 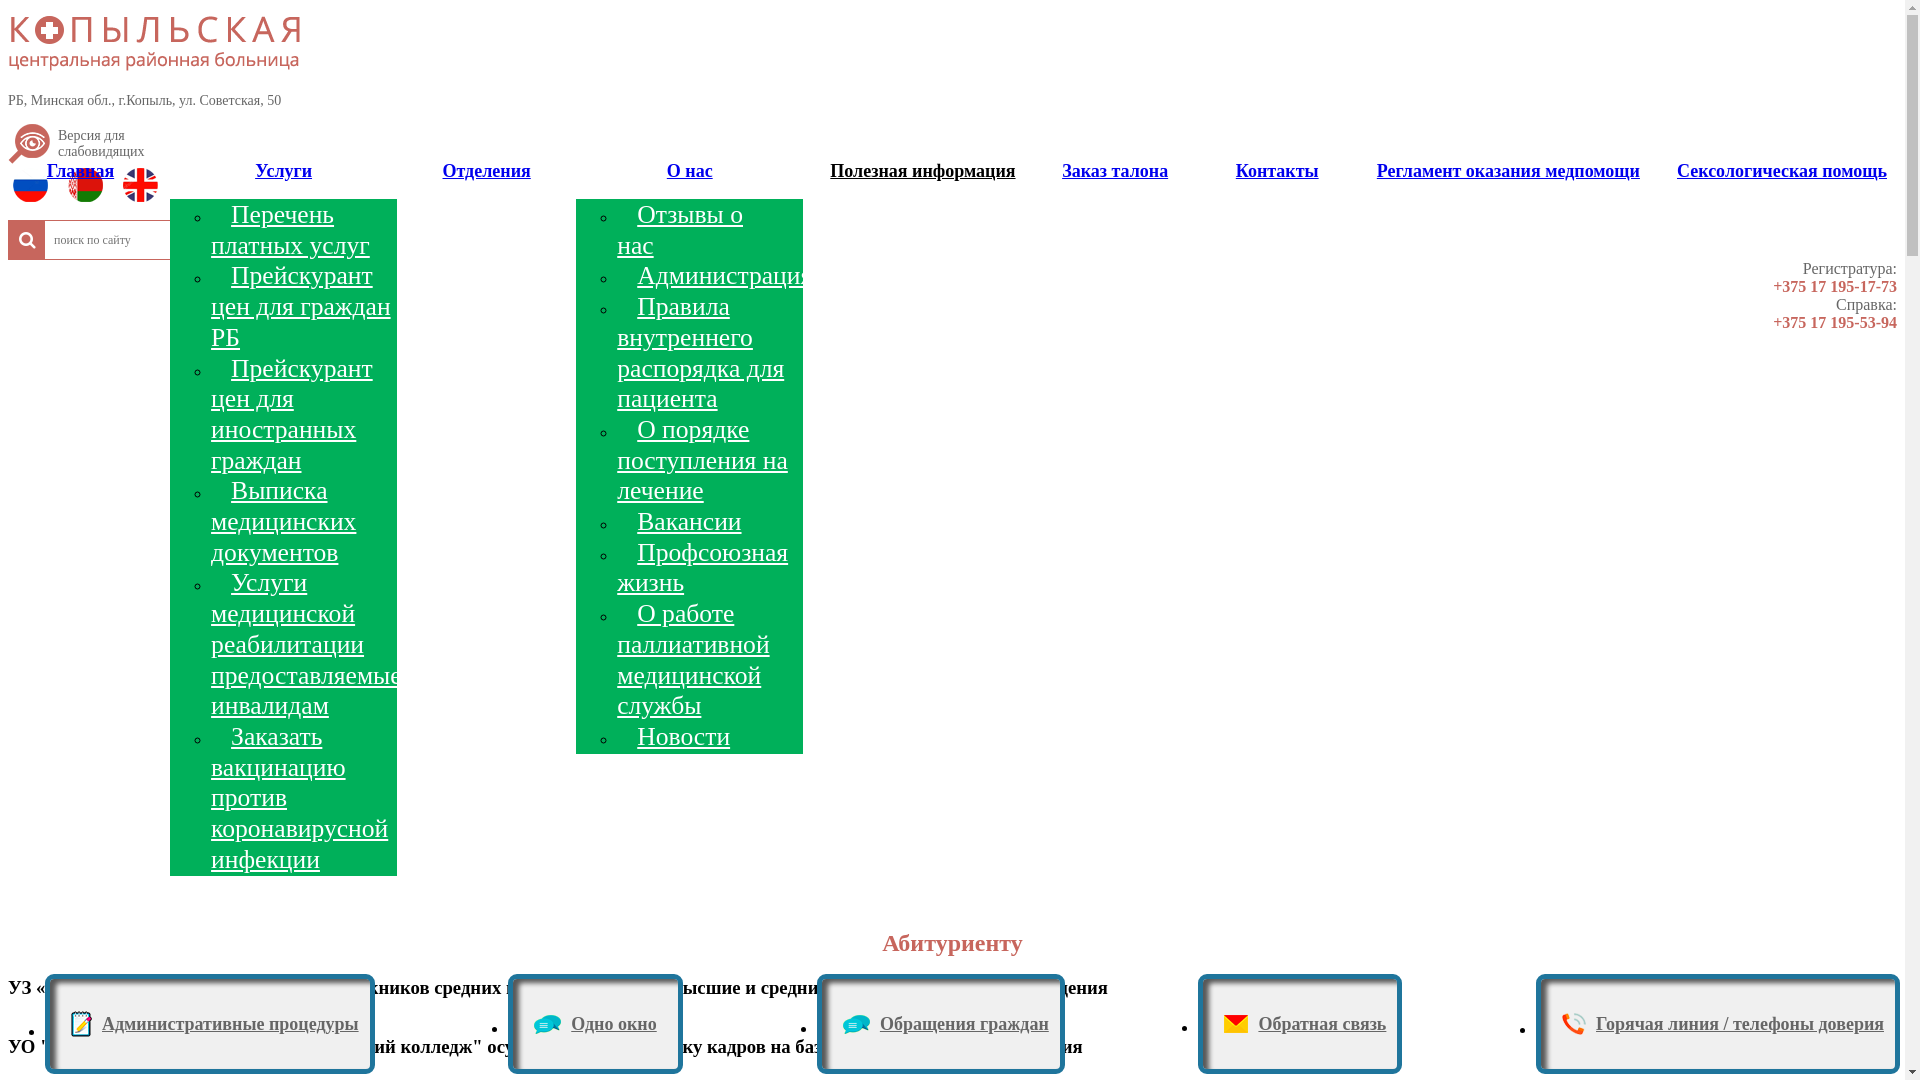 I want to click on 'Russian', so click(x=35, y=190).